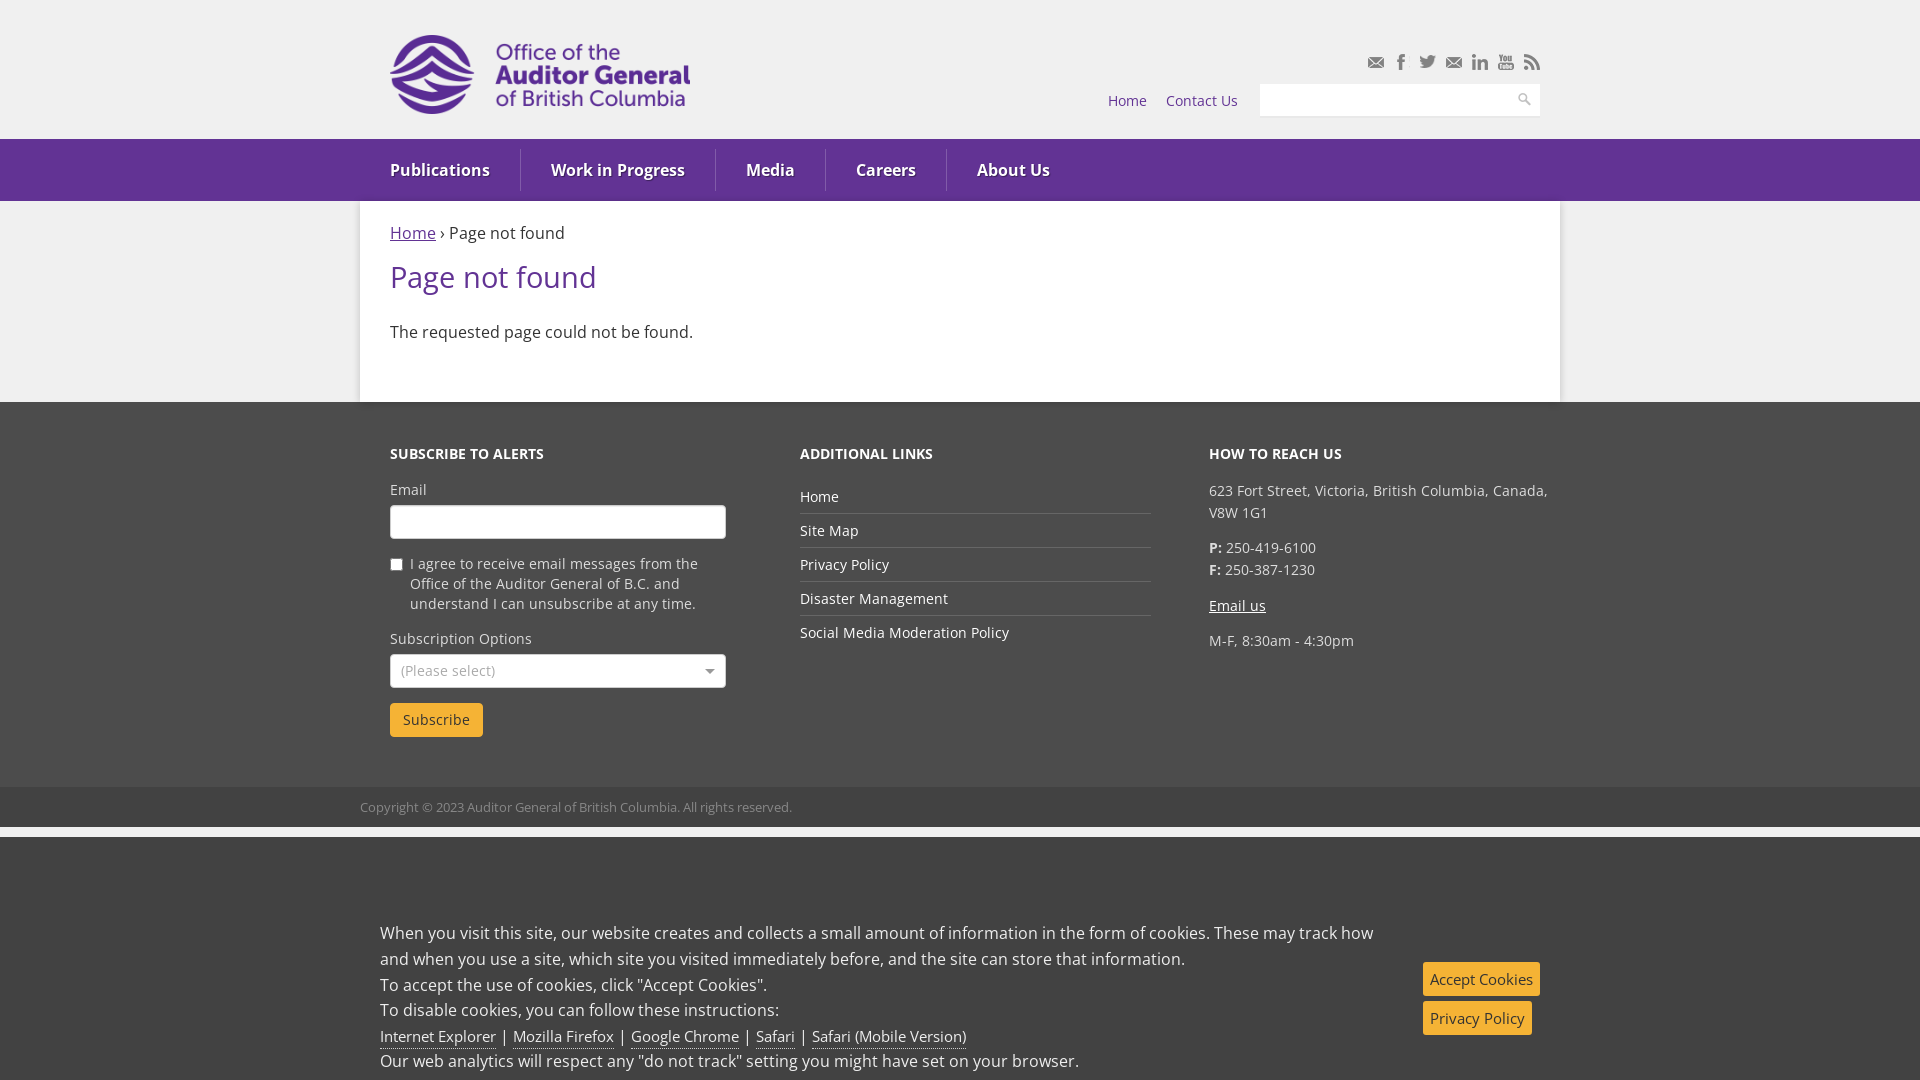 The width and height of the screenshot is (1920, 1080). Describe the element at coordinates (1013, 168) in the screenshot. I see `'About Us'` at that location.